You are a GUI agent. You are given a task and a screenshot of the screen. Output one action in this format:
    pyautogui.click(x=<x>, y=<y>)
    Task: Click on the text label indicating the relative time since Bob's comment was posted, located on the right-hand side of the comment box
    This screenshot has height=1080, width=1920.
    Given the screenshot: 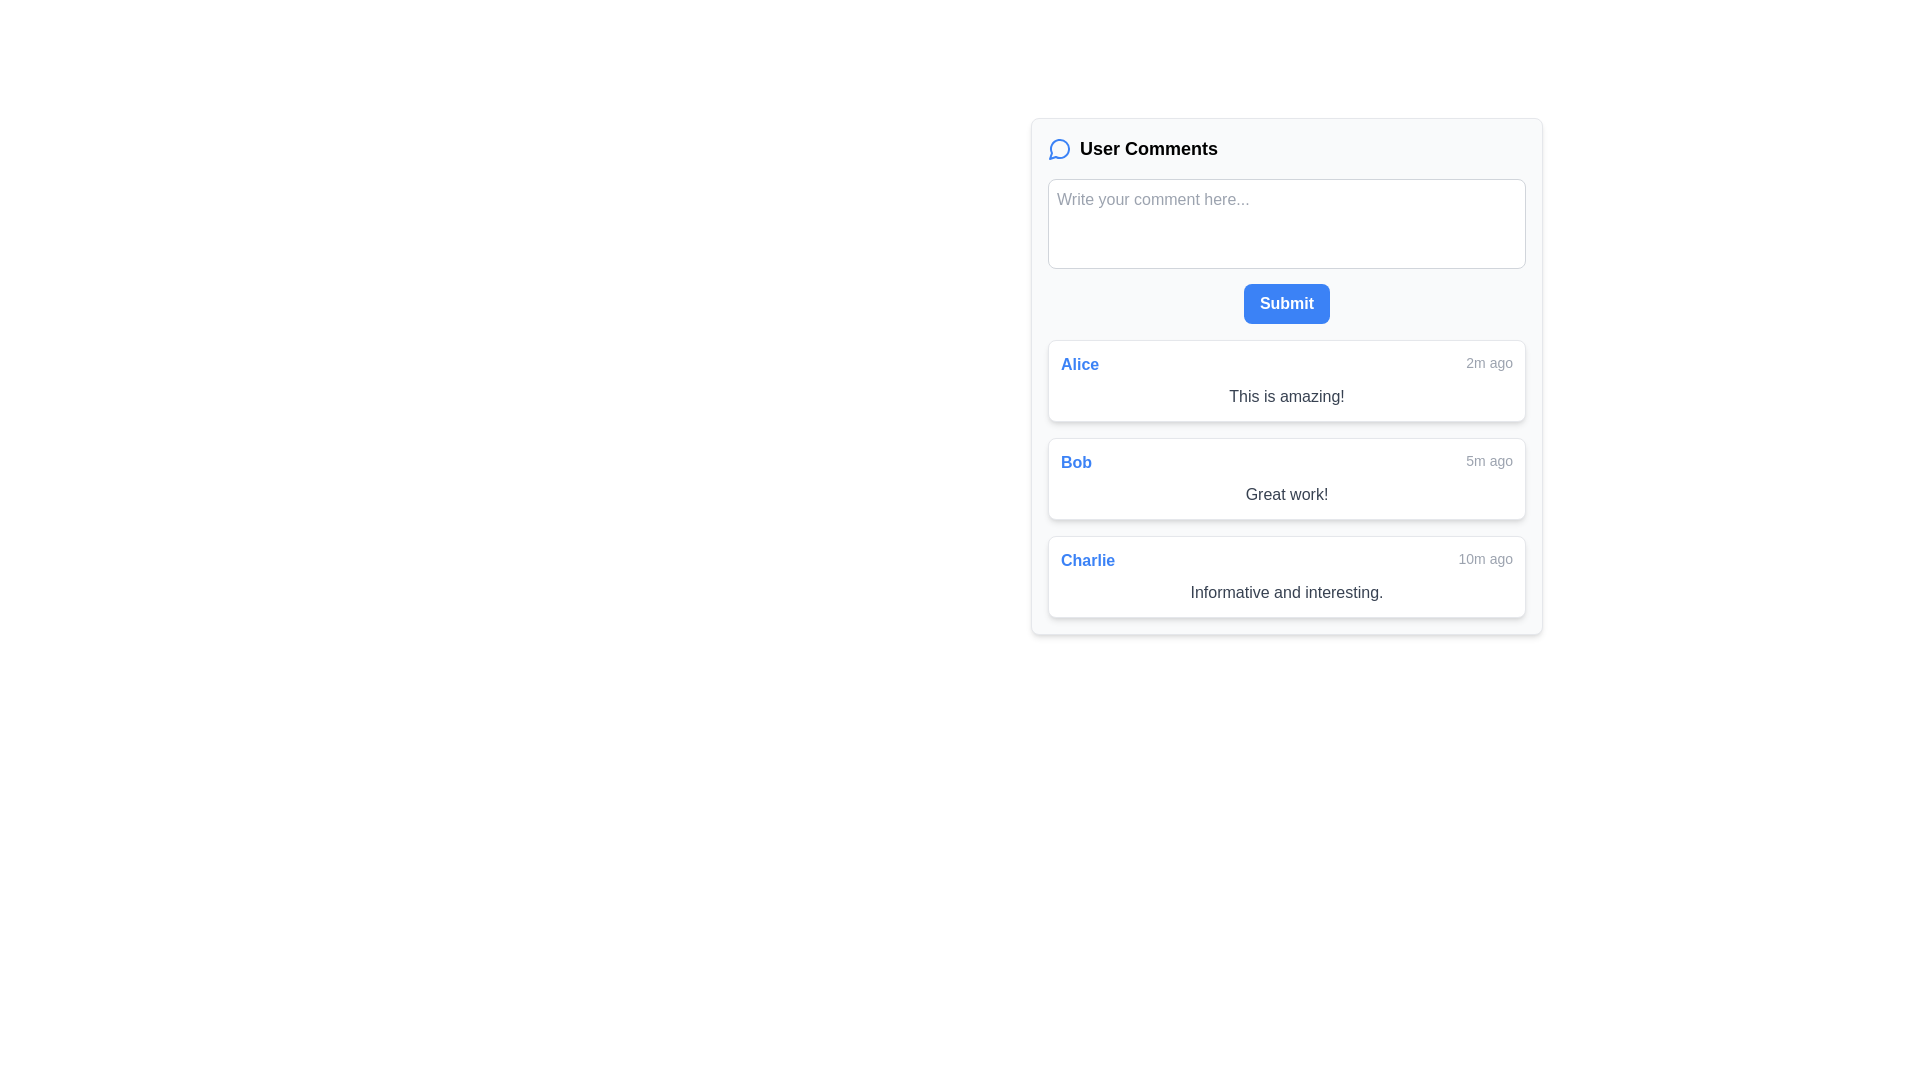 What is the action you would take?
    pyautogui.click(x=1489, y=462)
    